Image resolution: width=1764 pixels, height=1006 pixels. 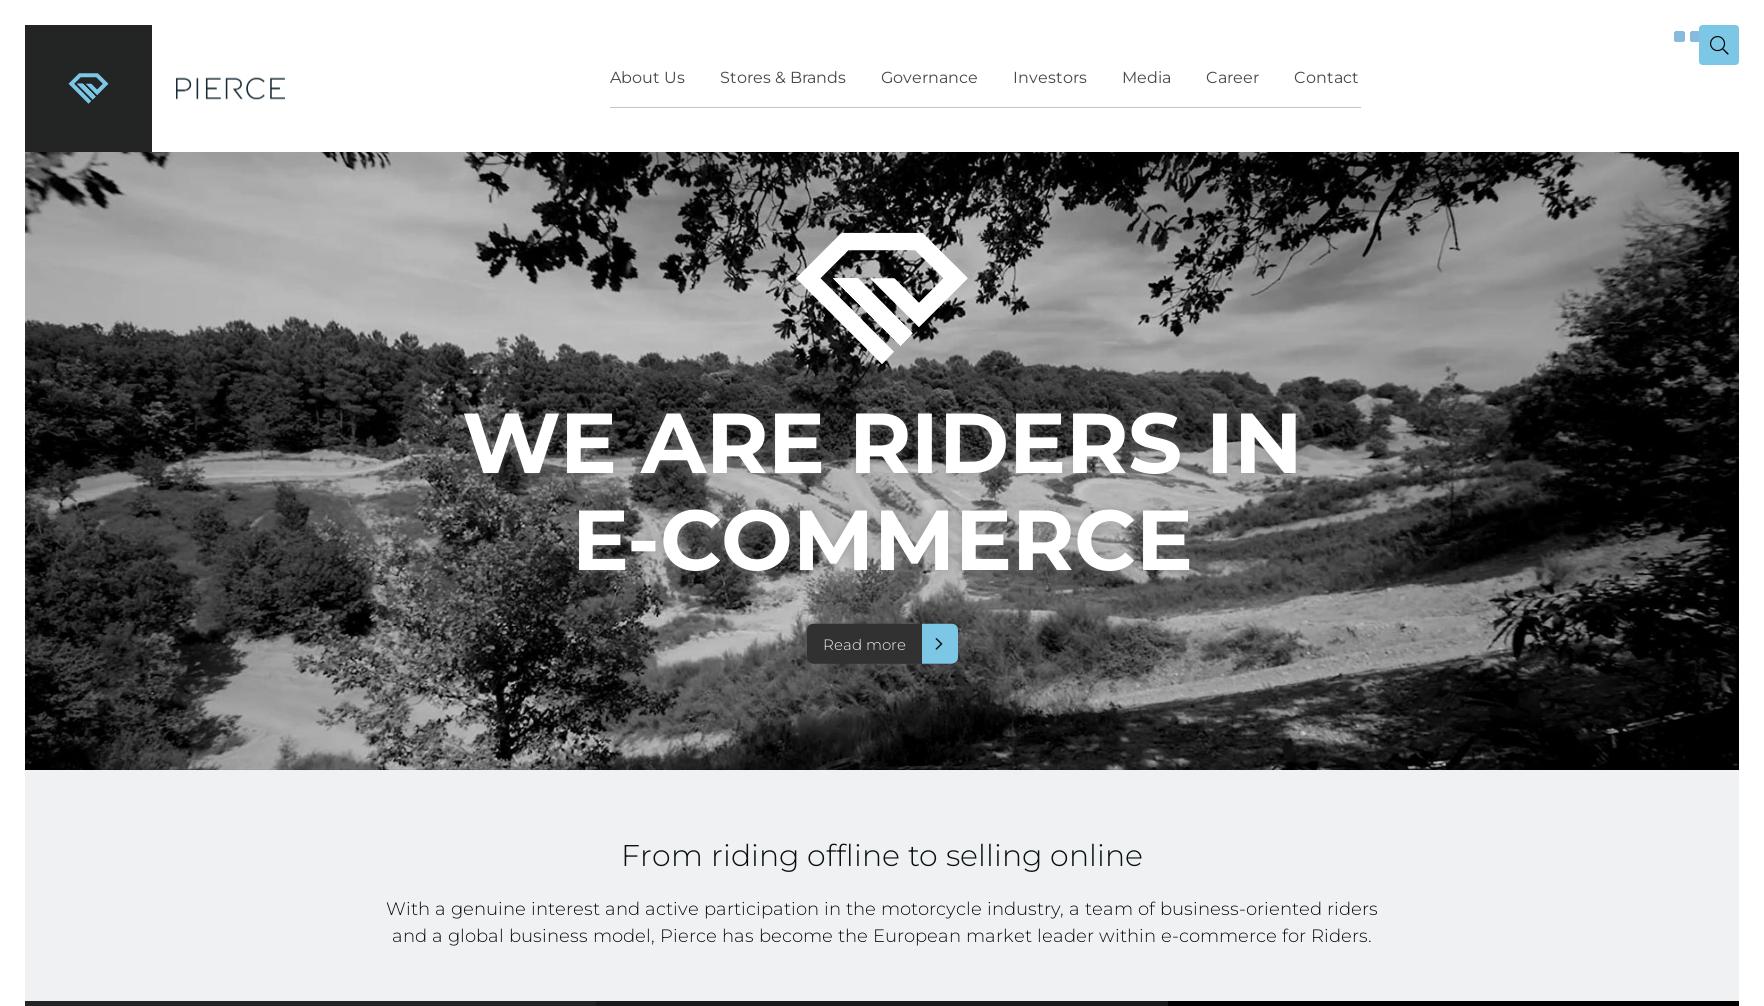 What do you see at coordinates (931, 325) in the screenshot?
I see `'Reports & presentations'` at bounding box center [931, 325].